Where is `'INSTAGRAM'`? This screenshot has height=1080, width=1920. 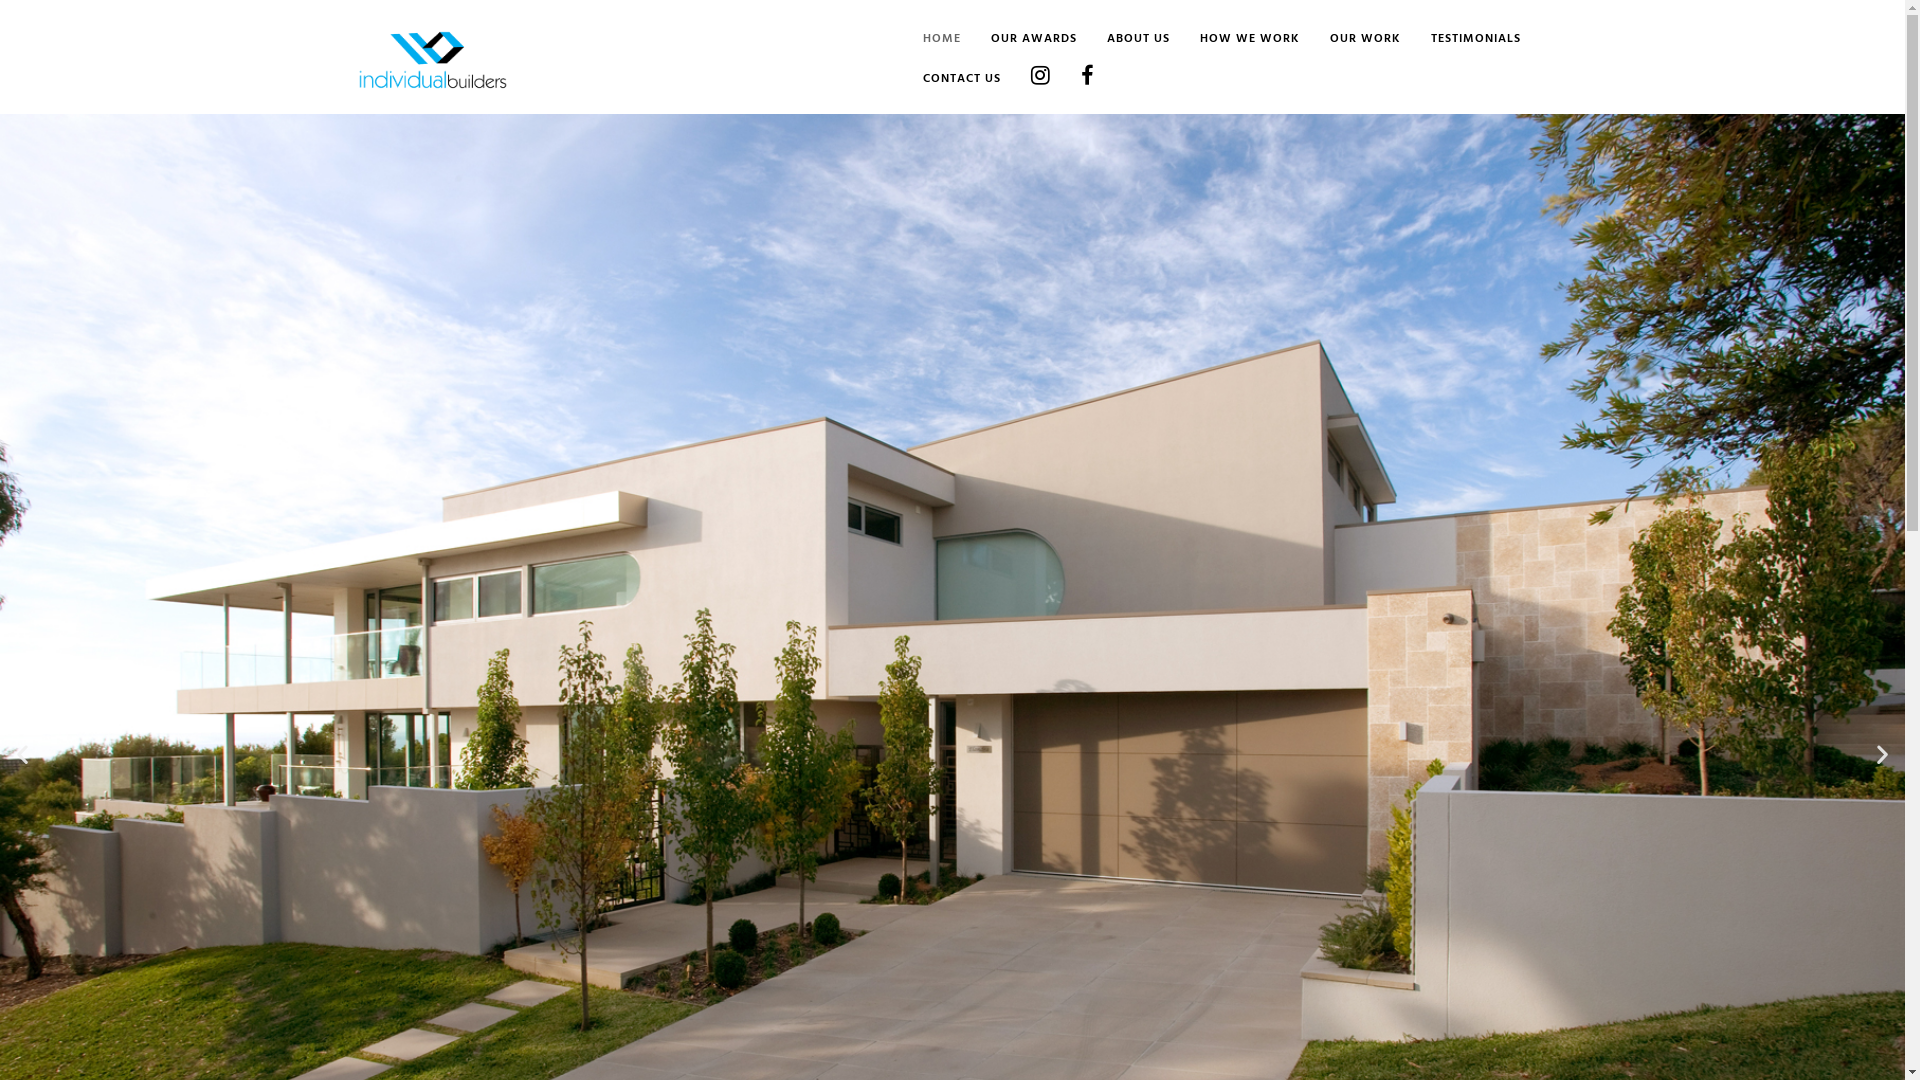
'INSTAGRAM' is located at coordinates (1025, 79).